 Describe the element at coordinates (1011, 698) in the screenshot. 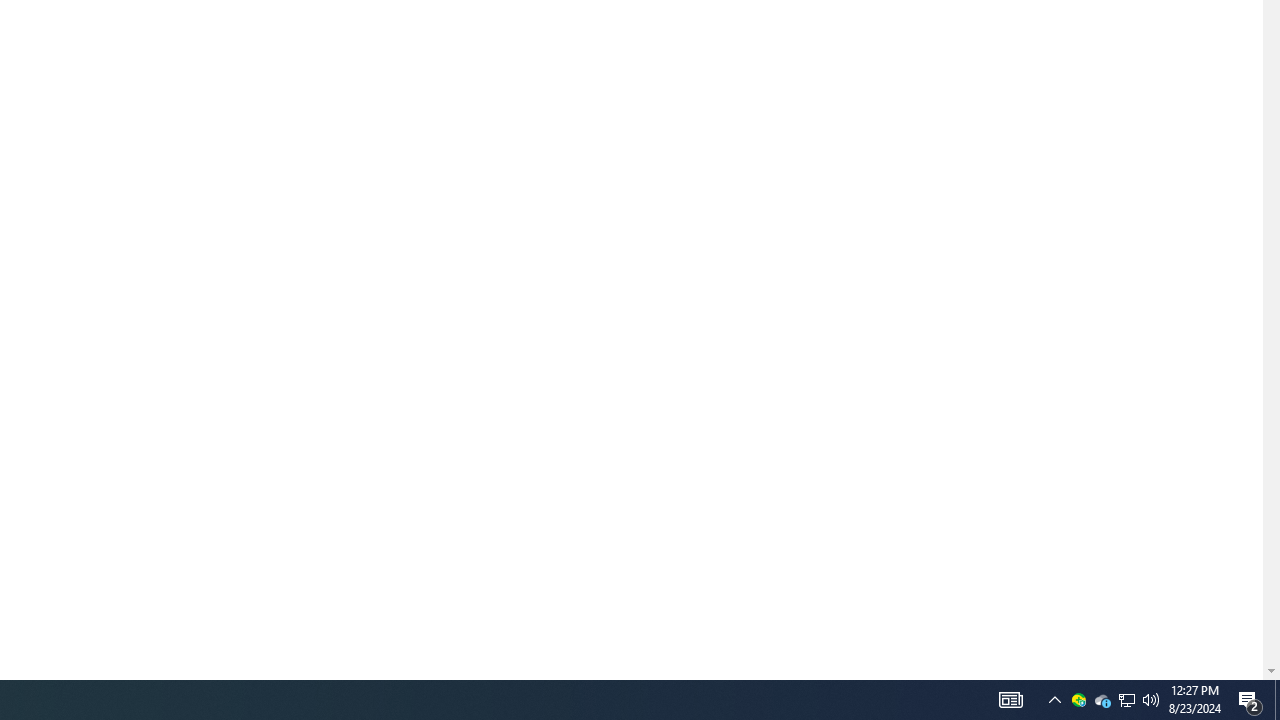

I see `'AutomationID: 4105'` at that location.